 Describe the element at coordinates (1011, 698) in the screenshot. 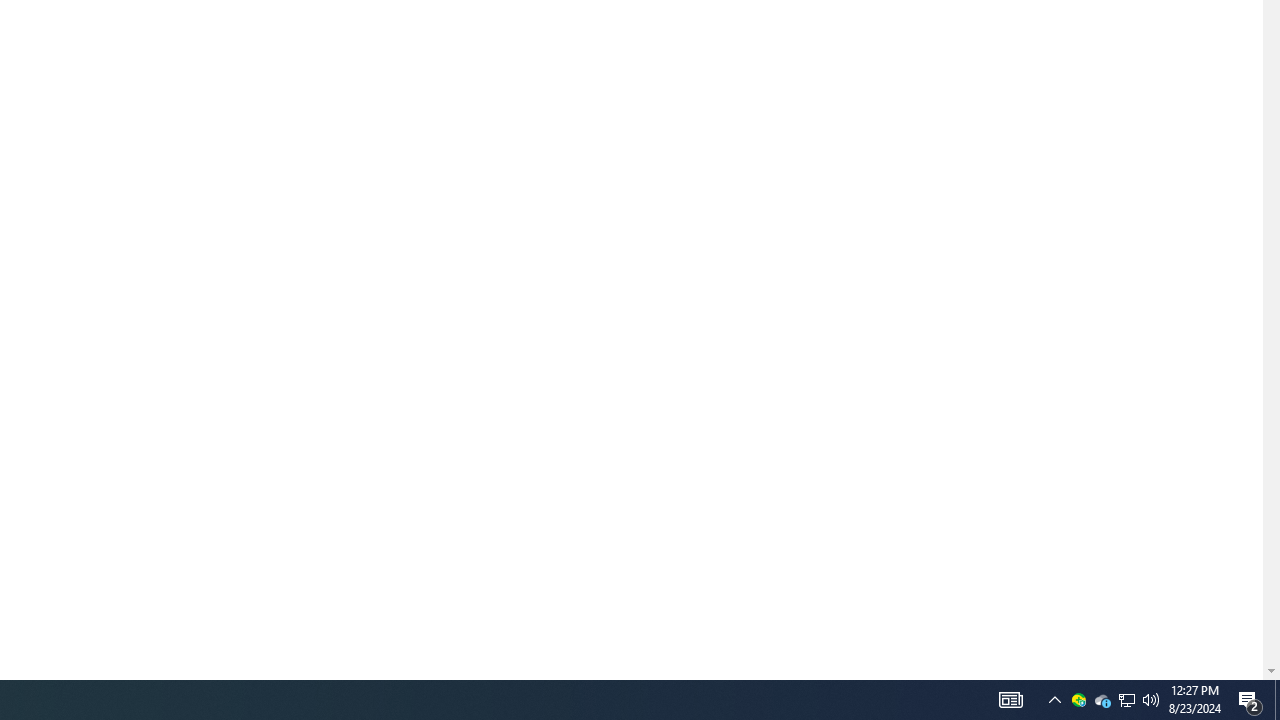

I see `'AutomationID: 4105'` at that location.